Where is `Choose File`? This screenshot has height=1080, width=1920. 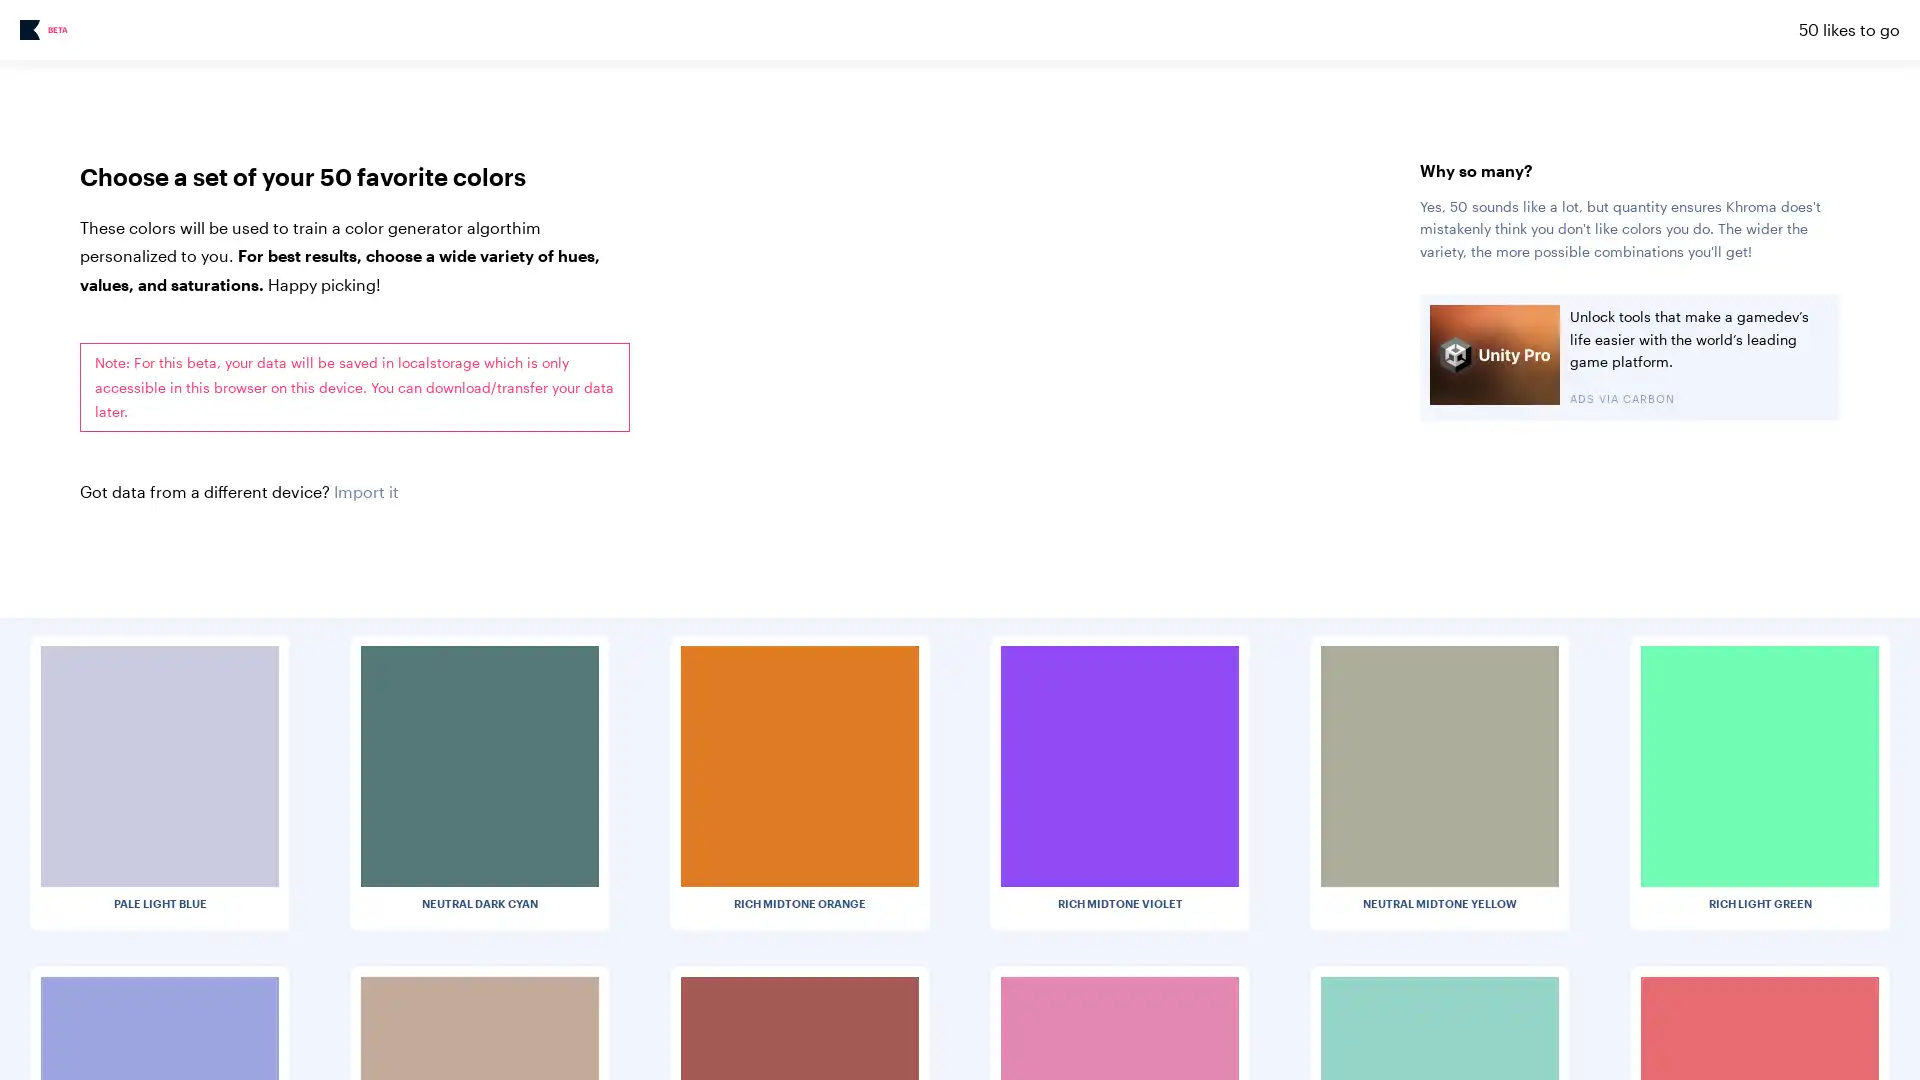 Choose File is located at coordinates (384, 493).